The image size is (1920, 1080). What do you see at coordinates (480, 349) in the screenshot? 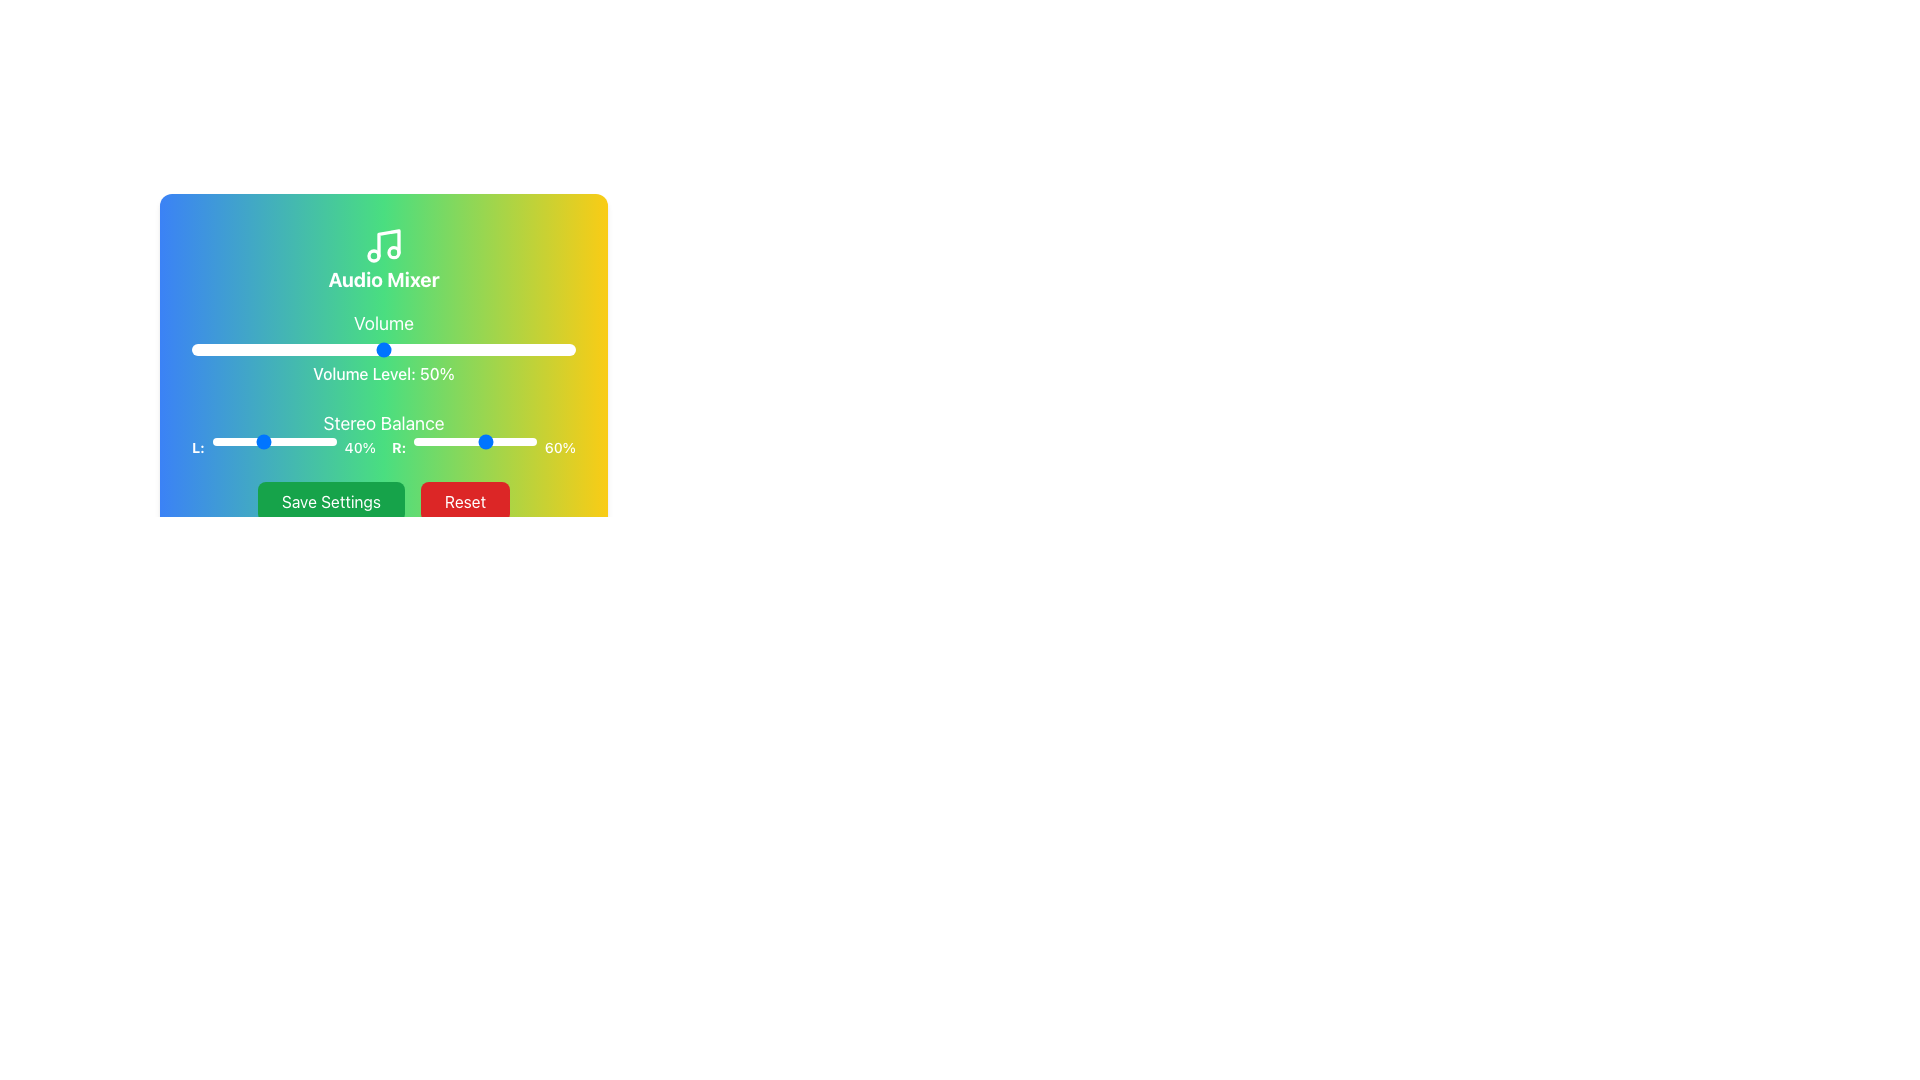
I see `the volume slider` at bounding box center [480, 349].